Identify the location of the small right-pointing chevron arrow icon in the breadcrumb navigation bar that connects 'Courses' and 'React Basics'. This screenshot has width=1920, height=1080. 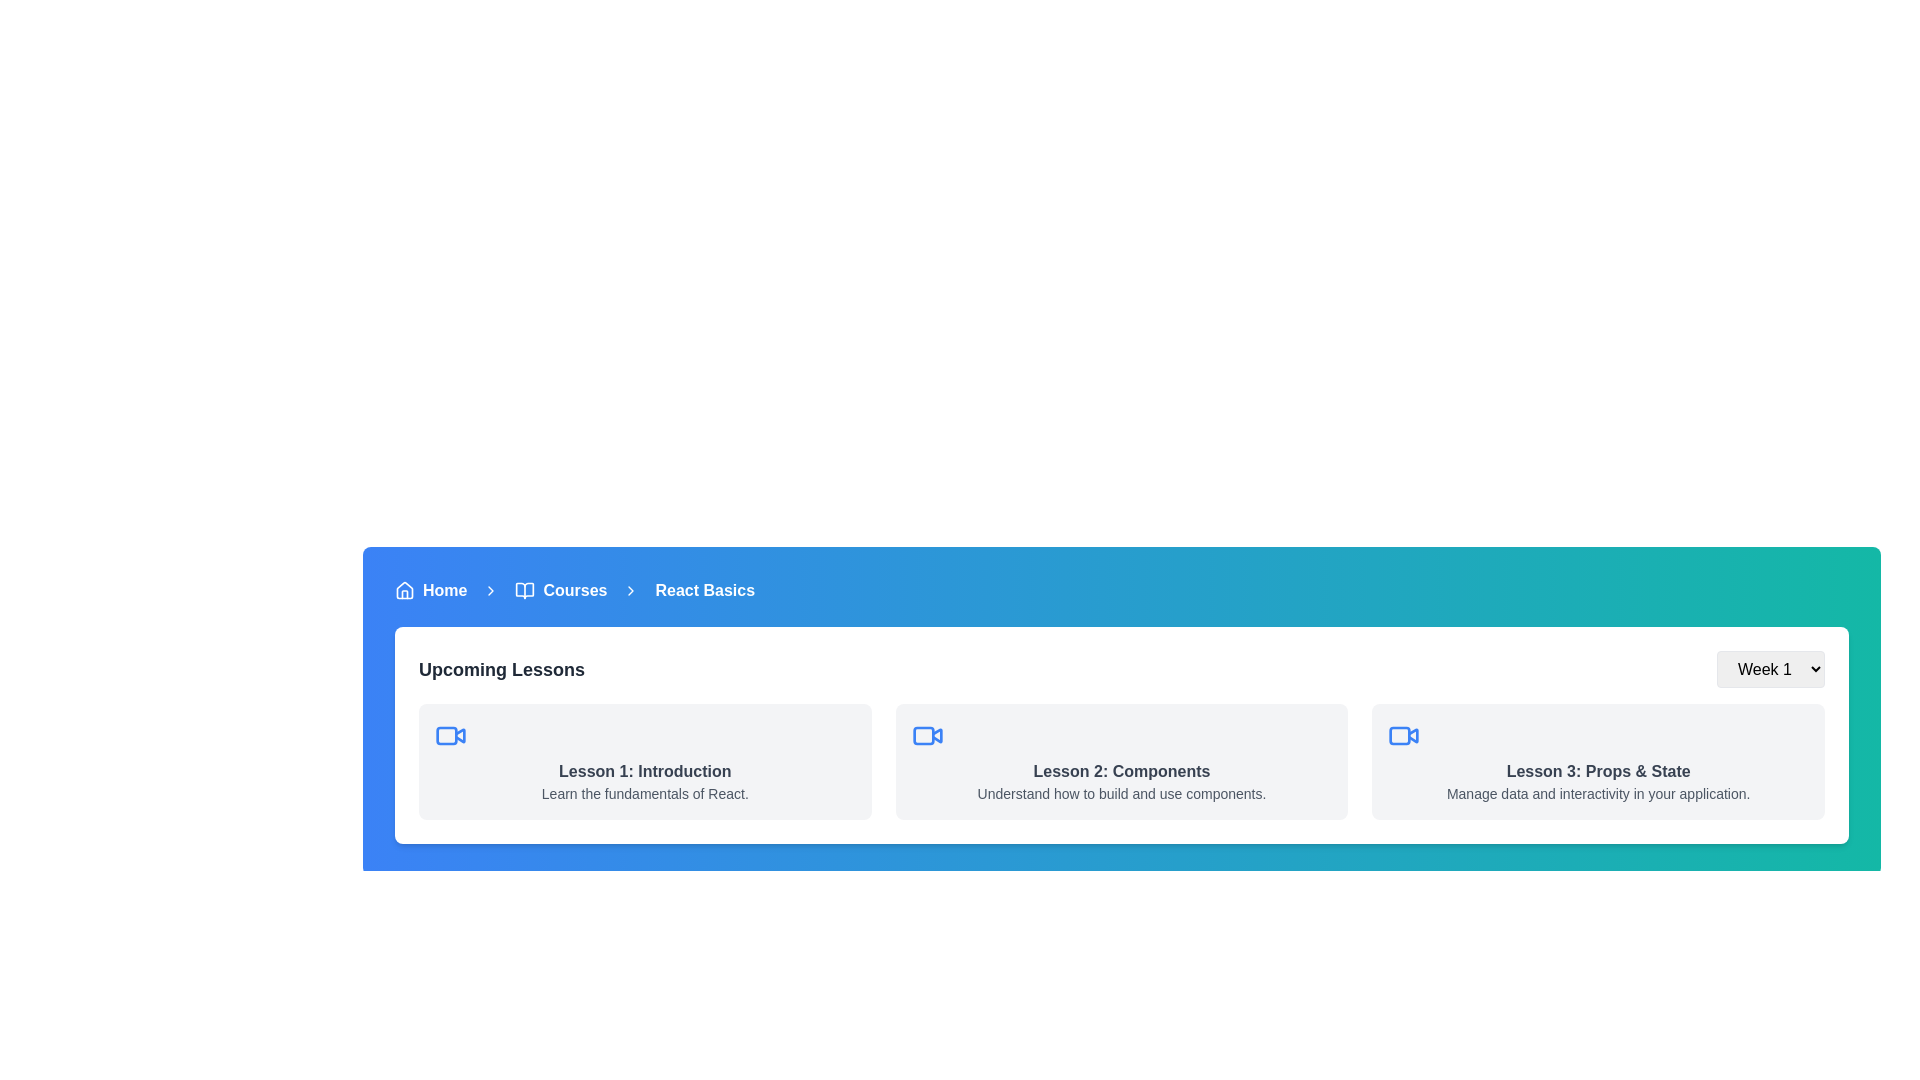
(630, 589).